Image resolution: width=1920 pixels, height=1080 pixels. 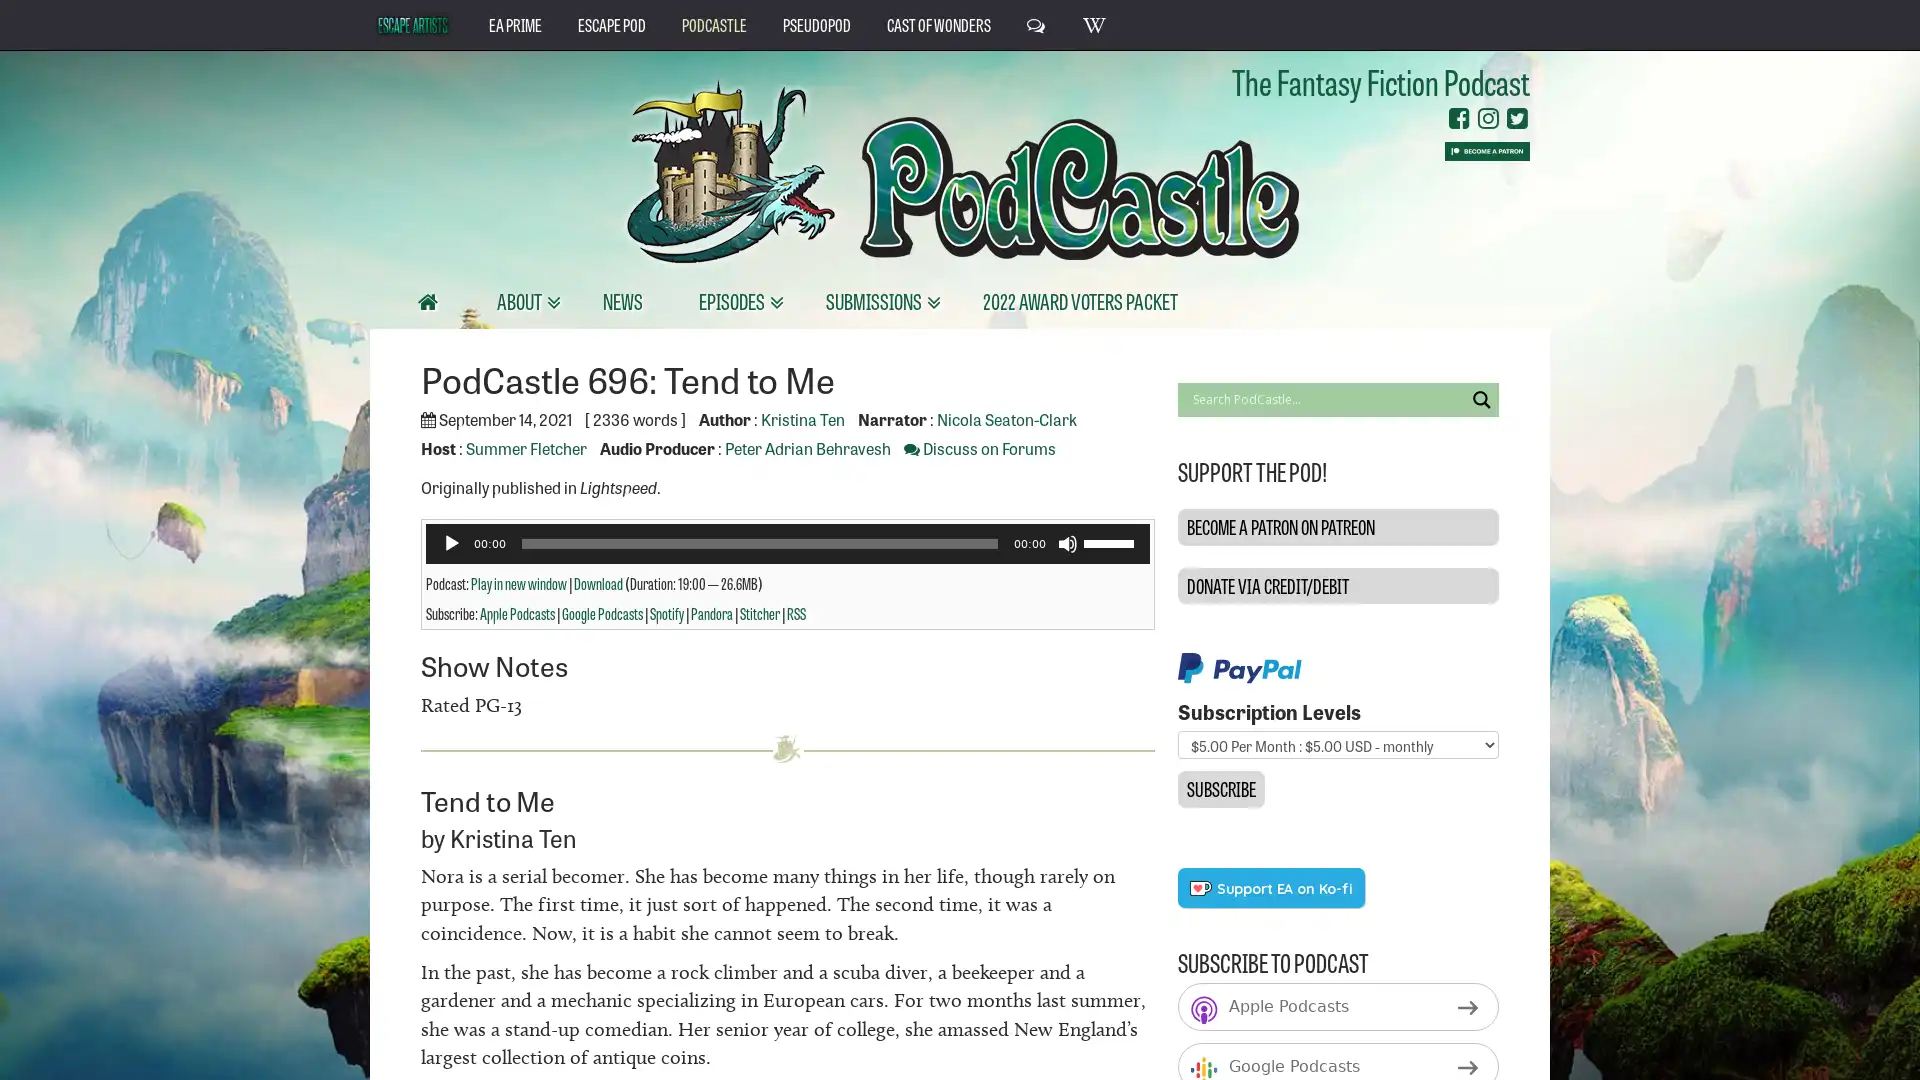 What do you see at coordinates (450, 543) in the screenshot?
I see `Play` at bounding box center [450, 543].